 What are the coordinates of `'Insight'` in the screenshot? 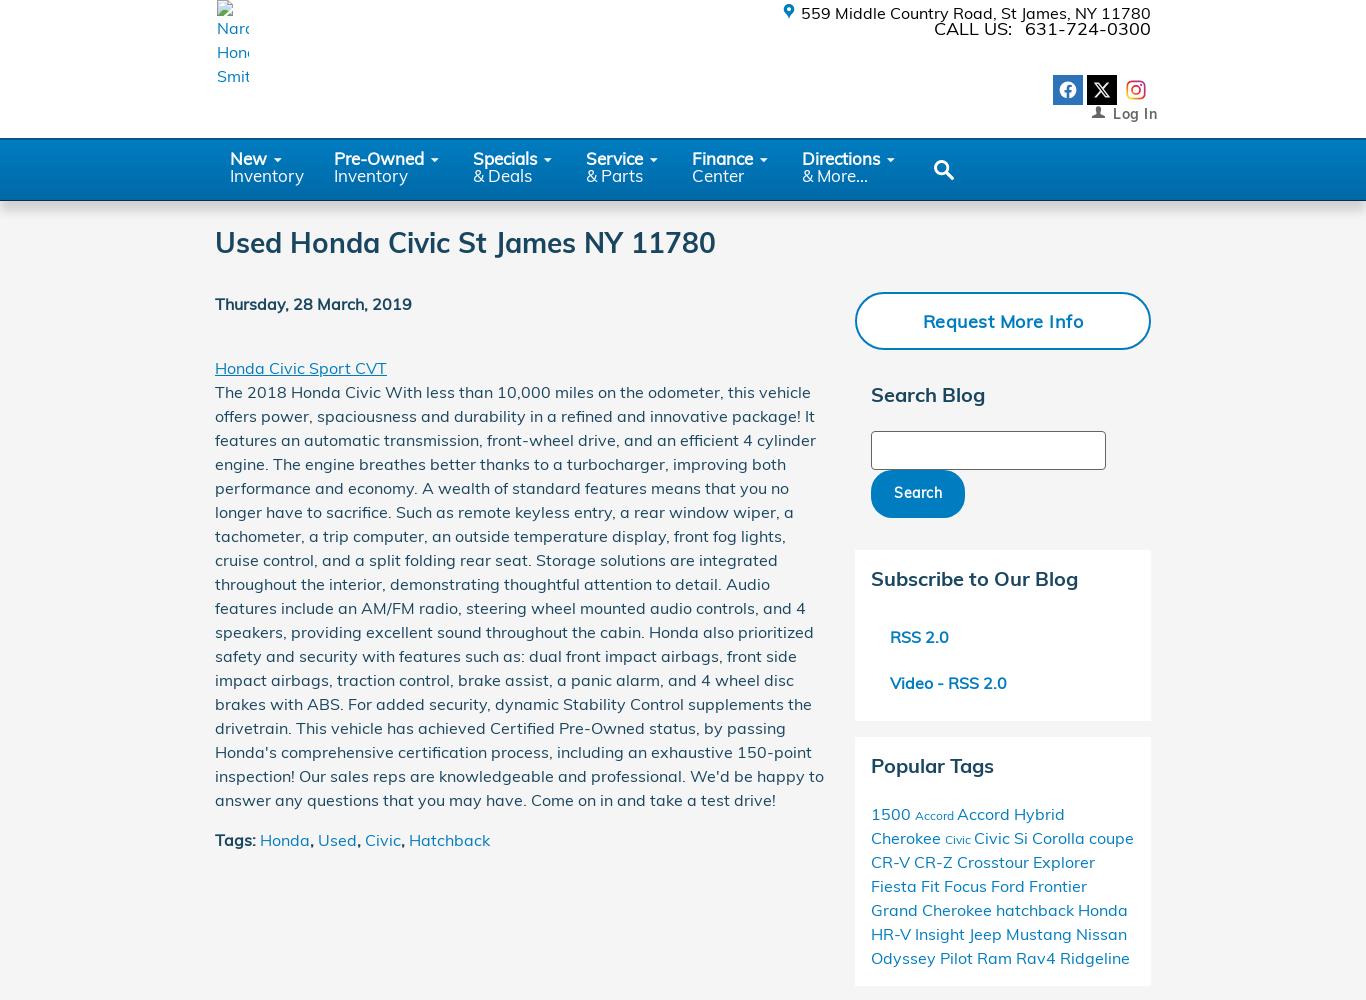 It's located at (941, 933).